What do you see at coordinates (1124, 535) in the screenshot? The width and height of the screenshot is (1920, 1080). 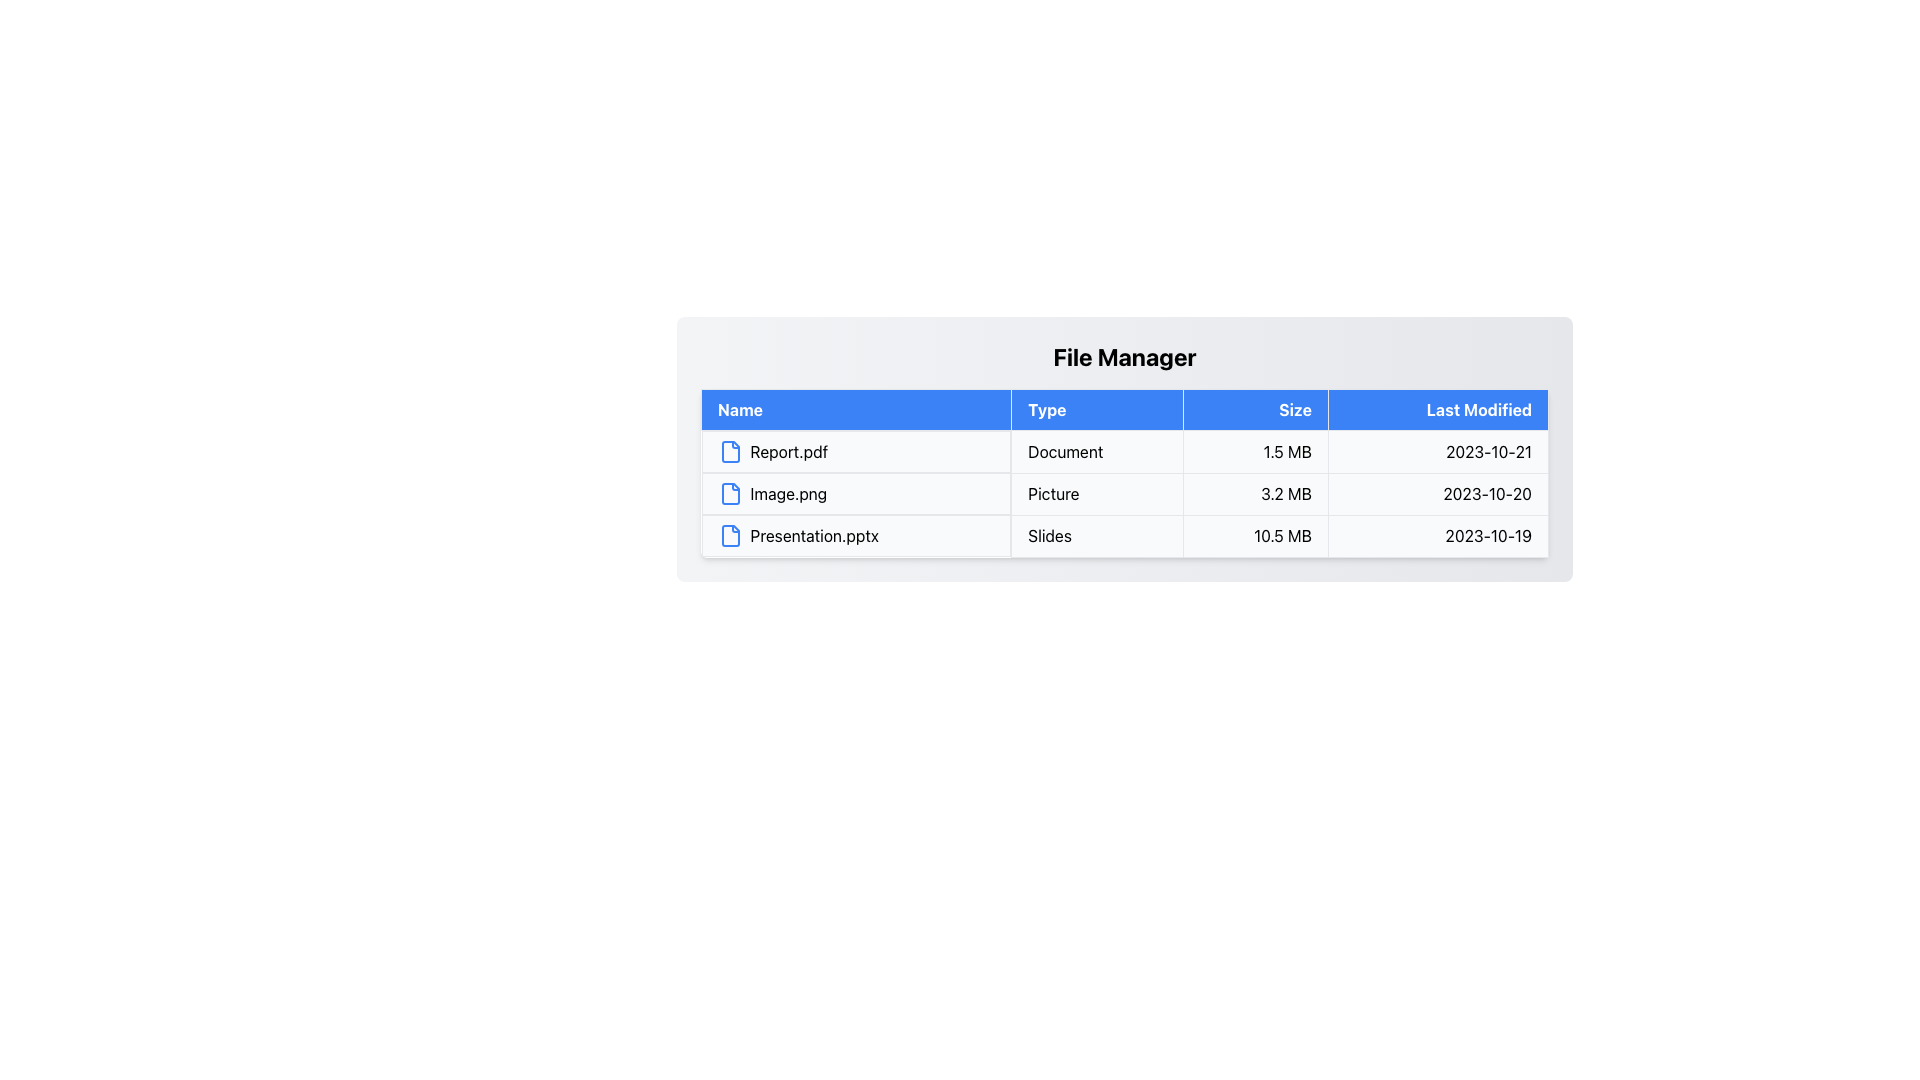 I see `the bottom-most row in the file manager interface displaying 'Presentation.pptx'` at bounding box center [1124, 535].